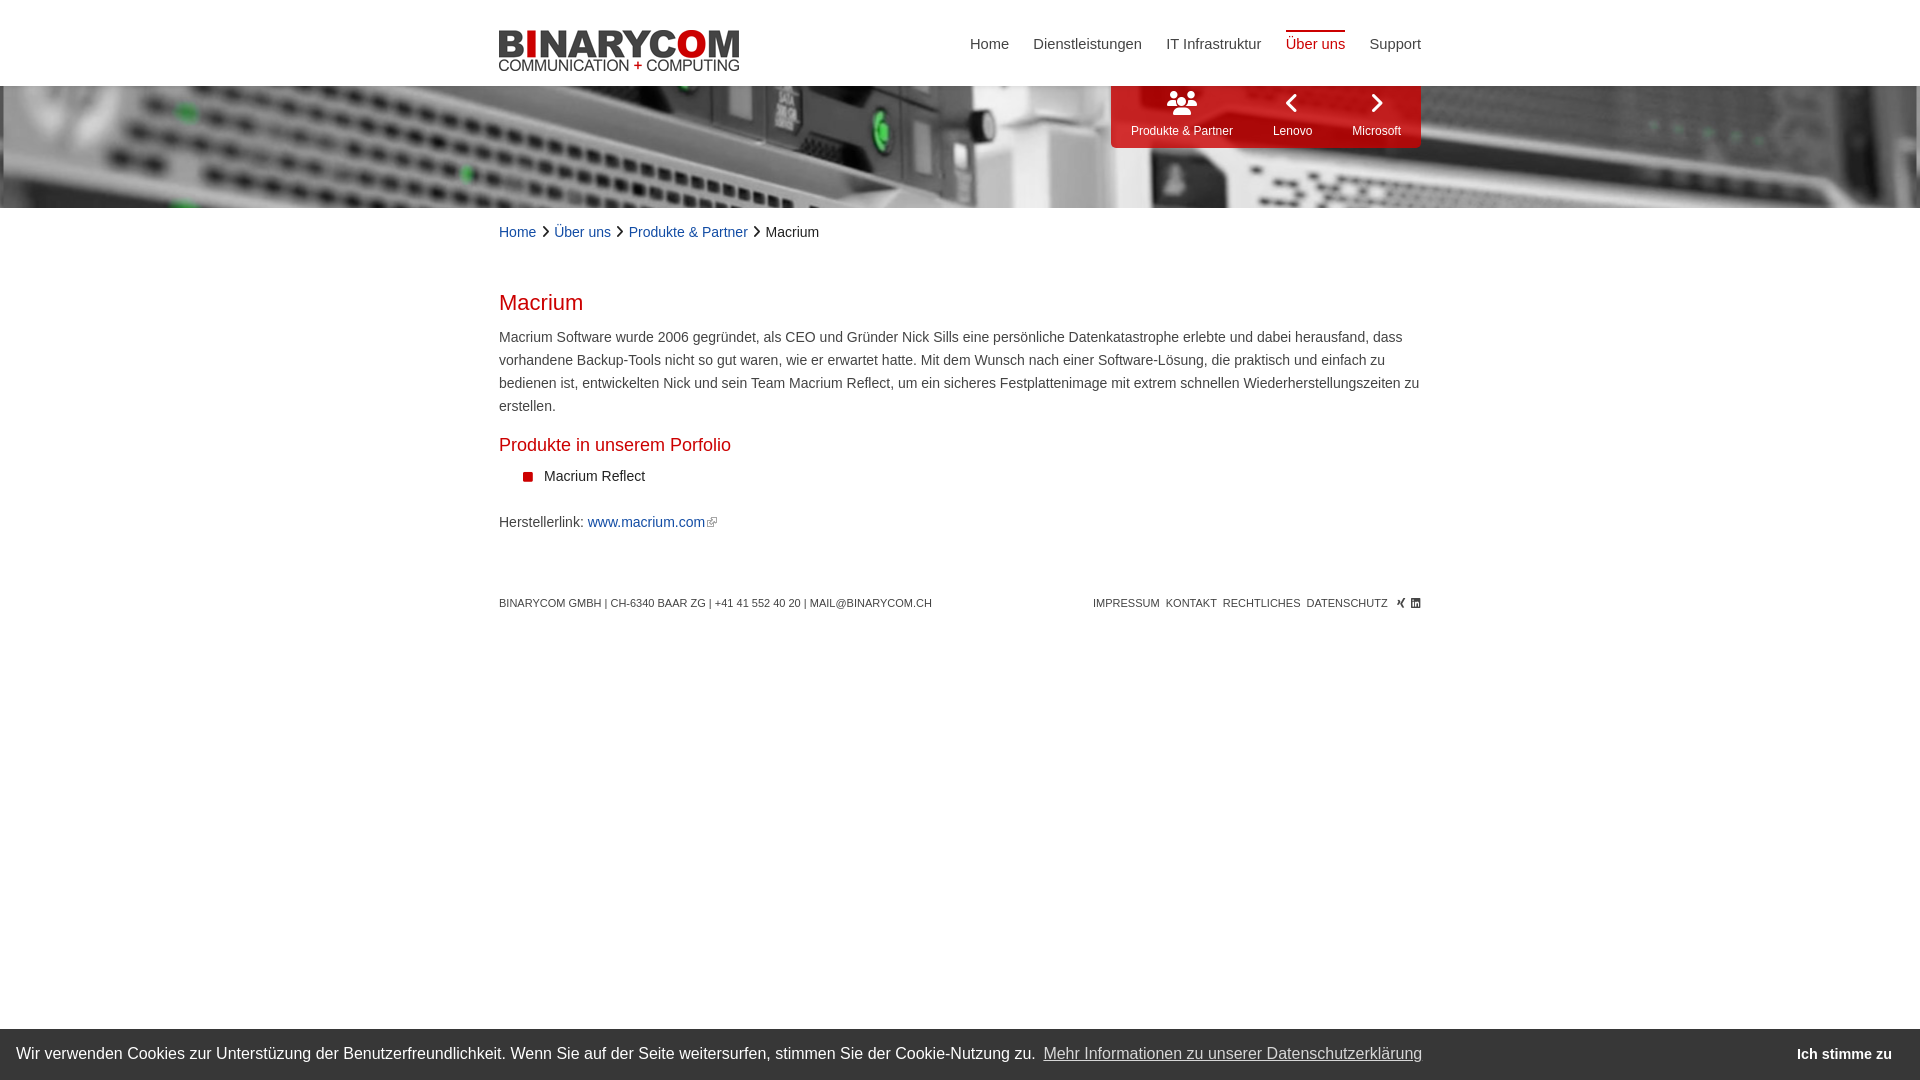  What do you see at coordinates (1347, 601) in the screenshot?
I see `'DATENSCHUTZ'` at bounding box center [1347, 601].